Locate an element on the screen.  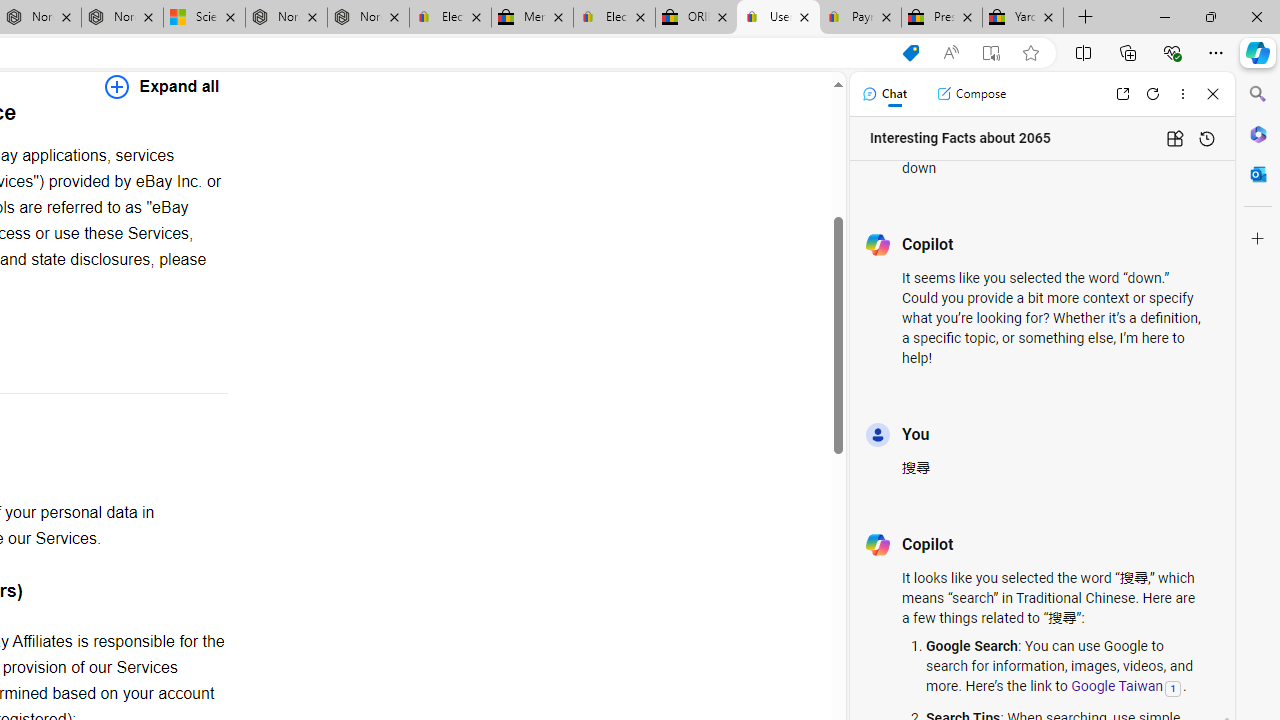
'Press Room - eBay Inc.' is located at coordinates (941, 17).